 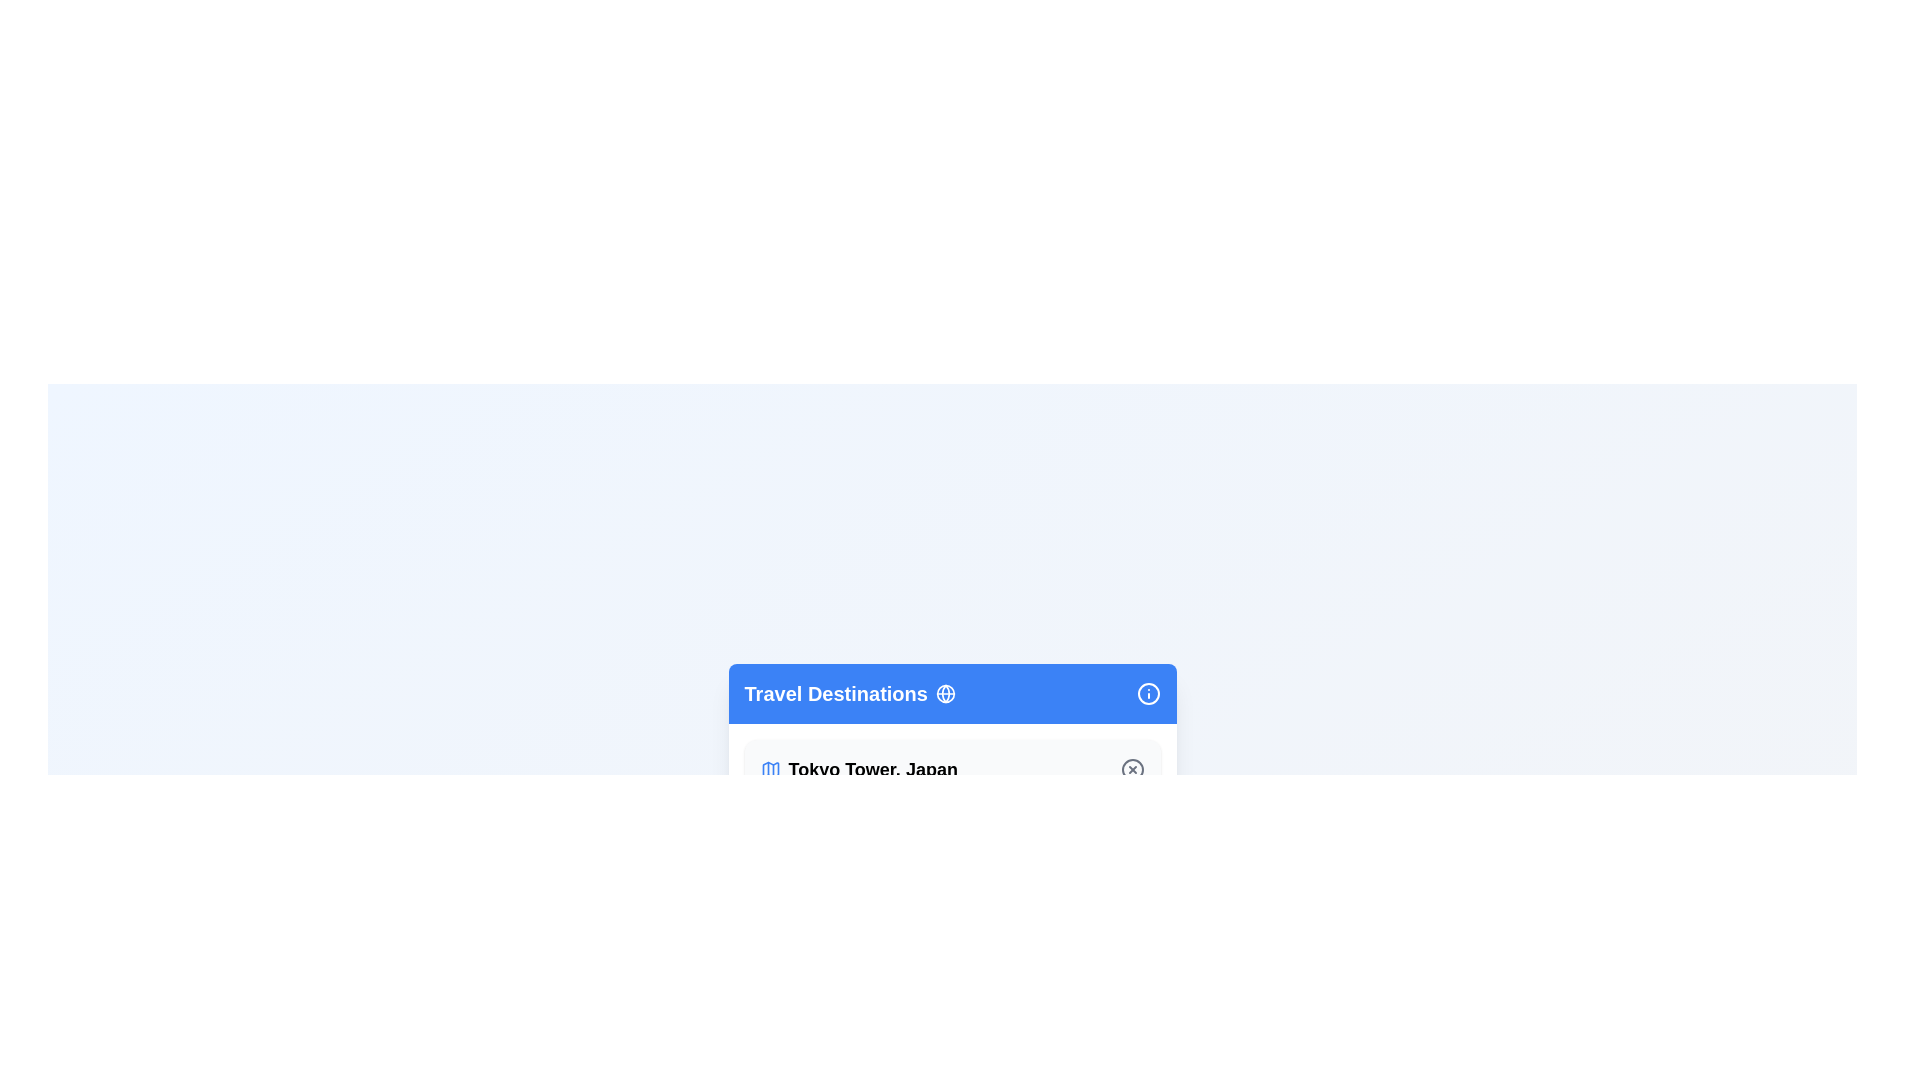 I want to click on the circular button with an 'X' shape inside, which has a gray stroke that turns red on hover, located at the far right of the layout with the text 'Tokyo Tower, Japan', so click(x=1132, y=769).